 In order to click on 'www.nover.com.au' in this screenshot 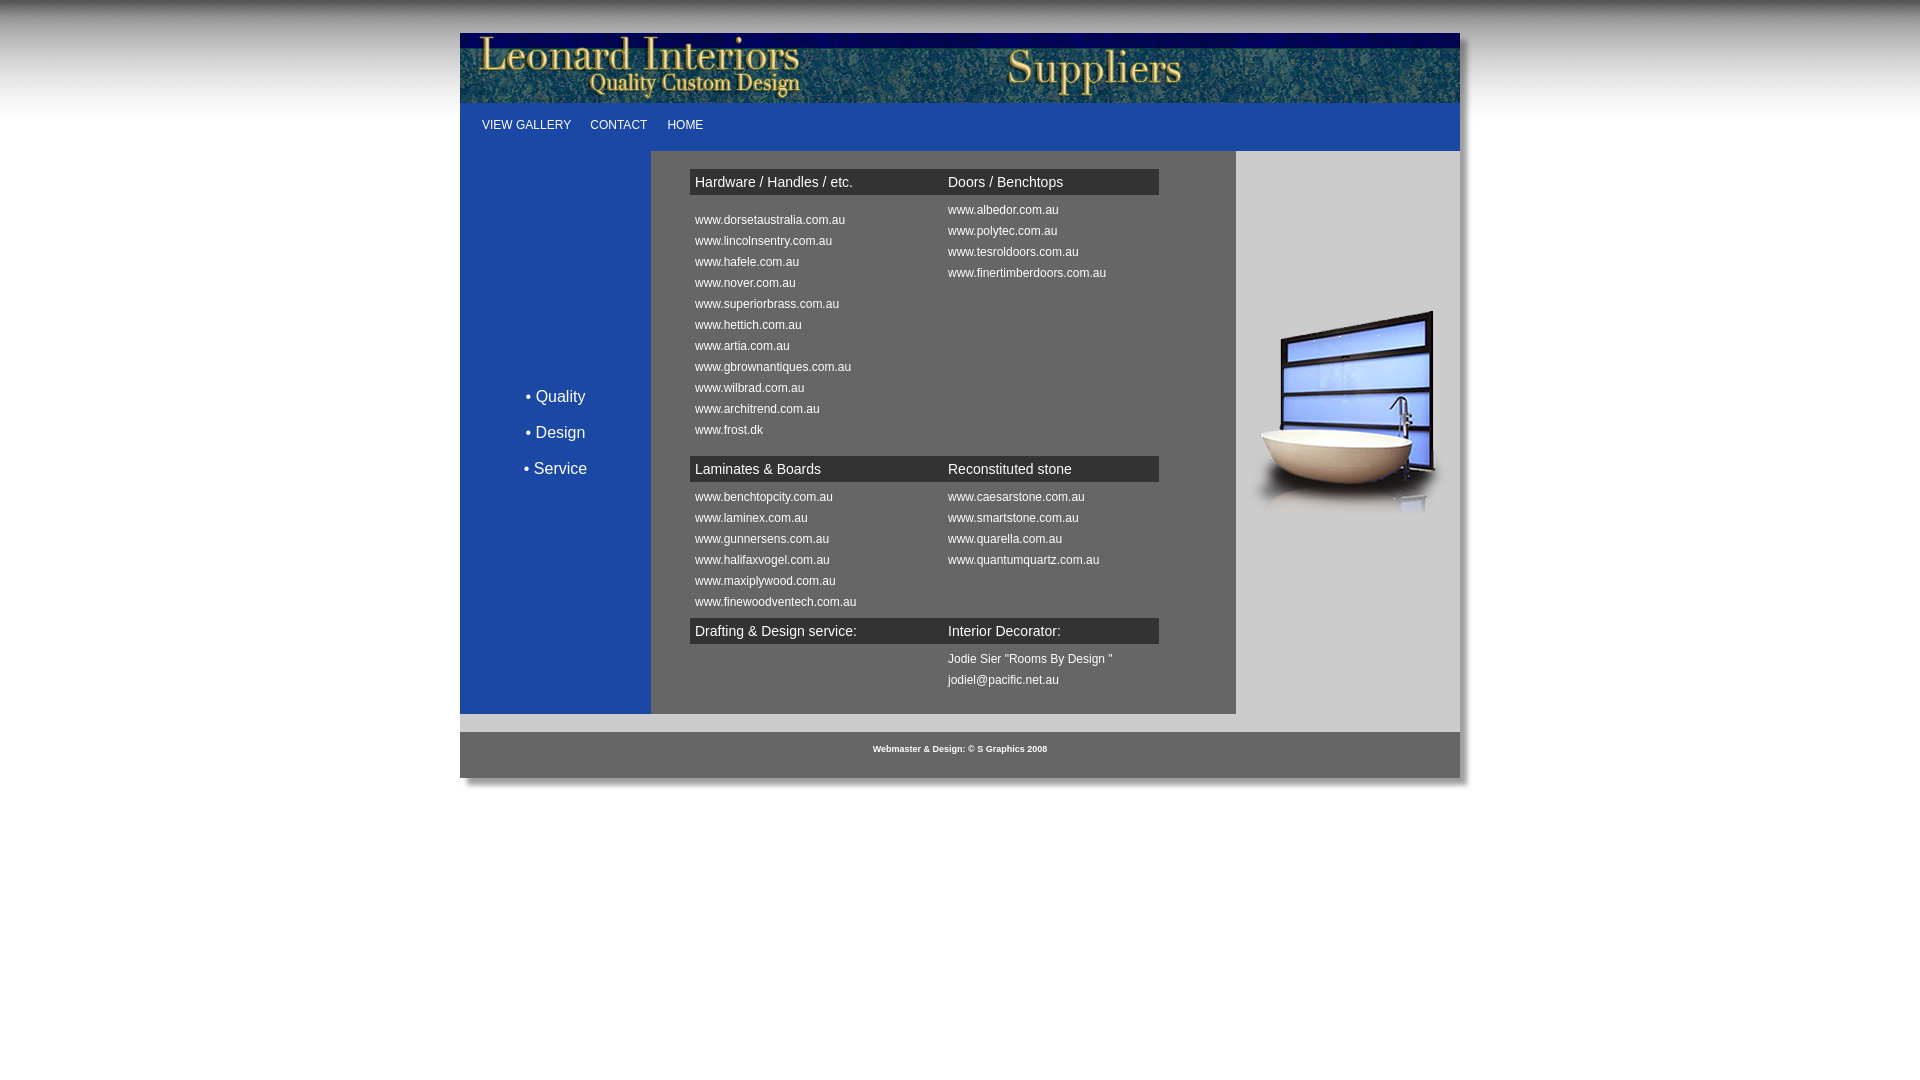, I will do `click(744, 282)`.